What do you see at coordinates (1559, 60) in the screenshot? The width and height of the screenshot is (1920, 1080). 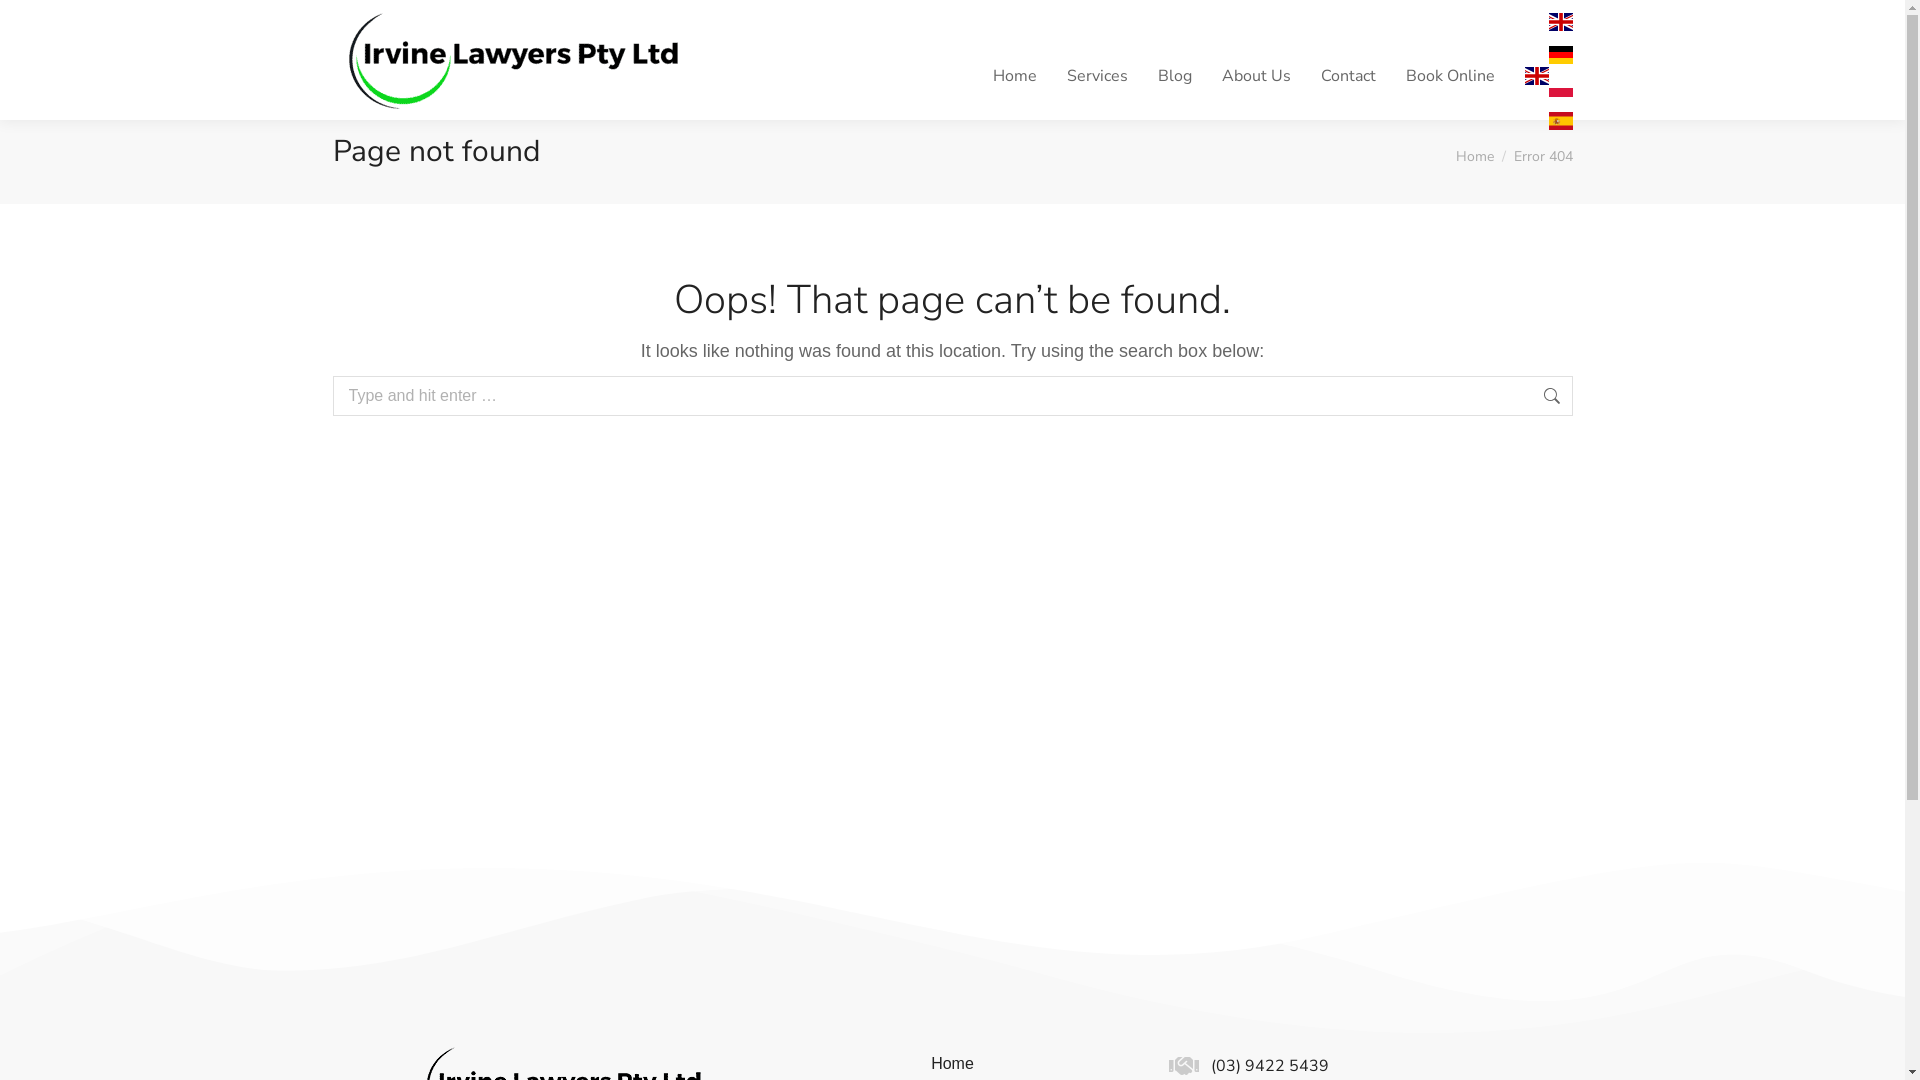 I see `'German'` at bounding box center [1559, 60].